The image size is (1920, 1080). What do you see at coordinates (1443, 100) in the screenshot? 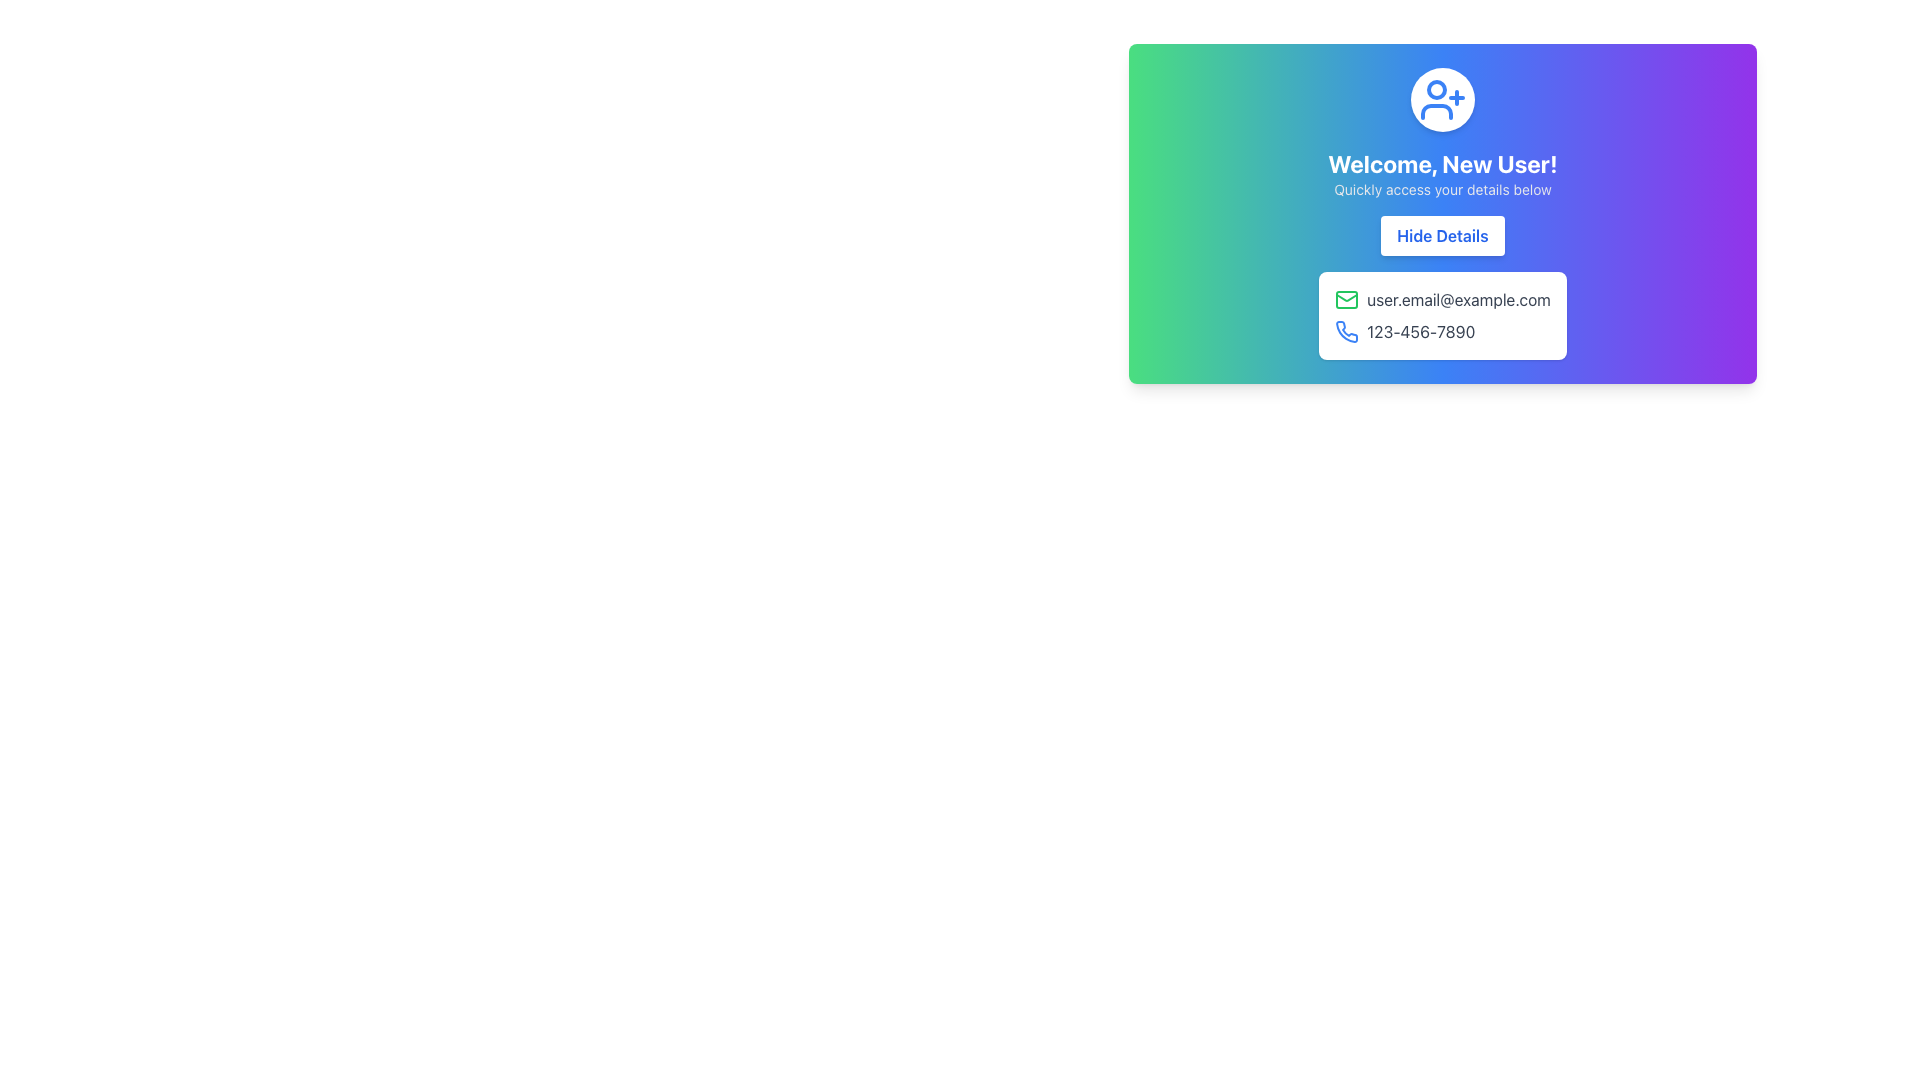
I see `the blue icon depicting a person with a plus sign, which indicates adding a user, located at the top center of a card-like UI element` at bounding box center [1443, 100].